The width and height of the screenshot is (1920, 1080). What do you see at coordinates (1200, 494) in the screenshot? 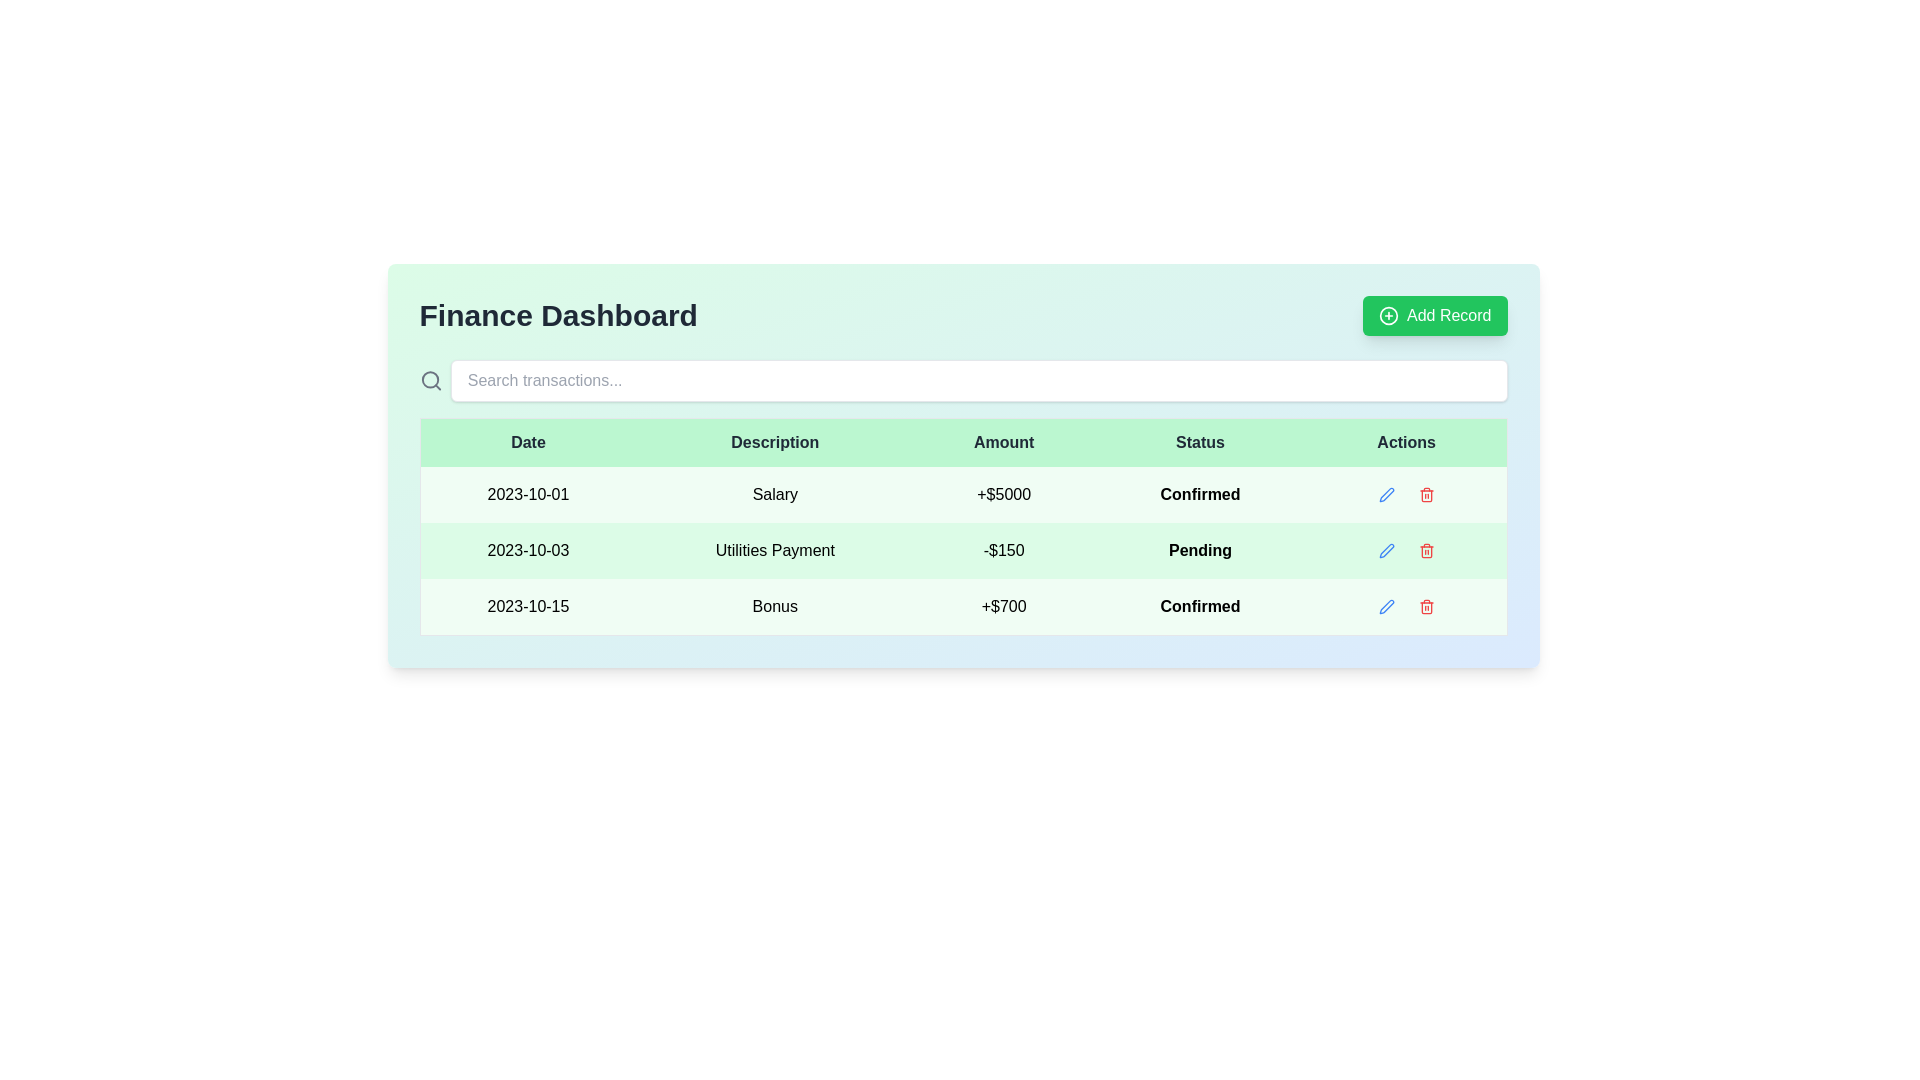
I see `the 'Status' label indicating the confirmation of a financial transaction, located in the fourth column of the first row of the transaction table` at bounding box center [1200, 494].